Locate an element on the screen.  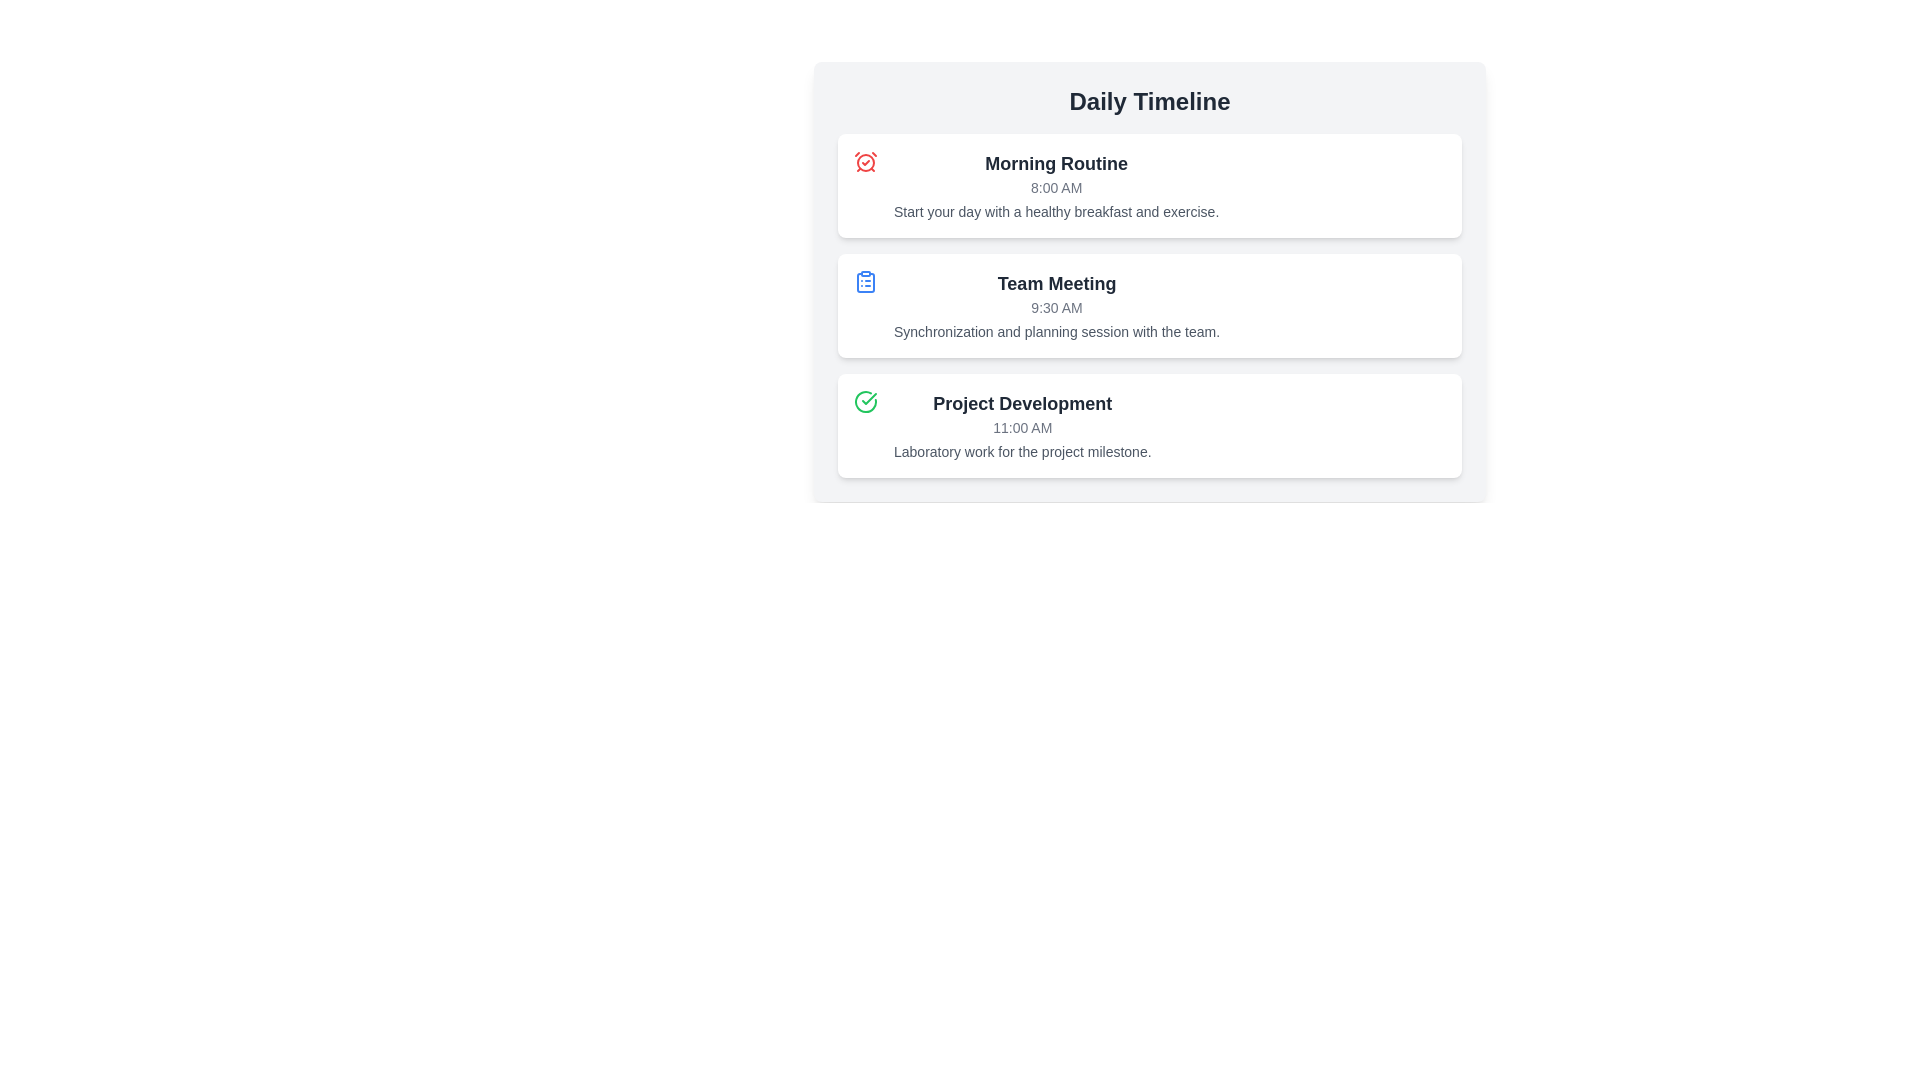
the text label indicating the scheduled time for the 'Morning Routine' event, which is located below the 'Morning Routine' heading is located at coordinates (1055, 188).